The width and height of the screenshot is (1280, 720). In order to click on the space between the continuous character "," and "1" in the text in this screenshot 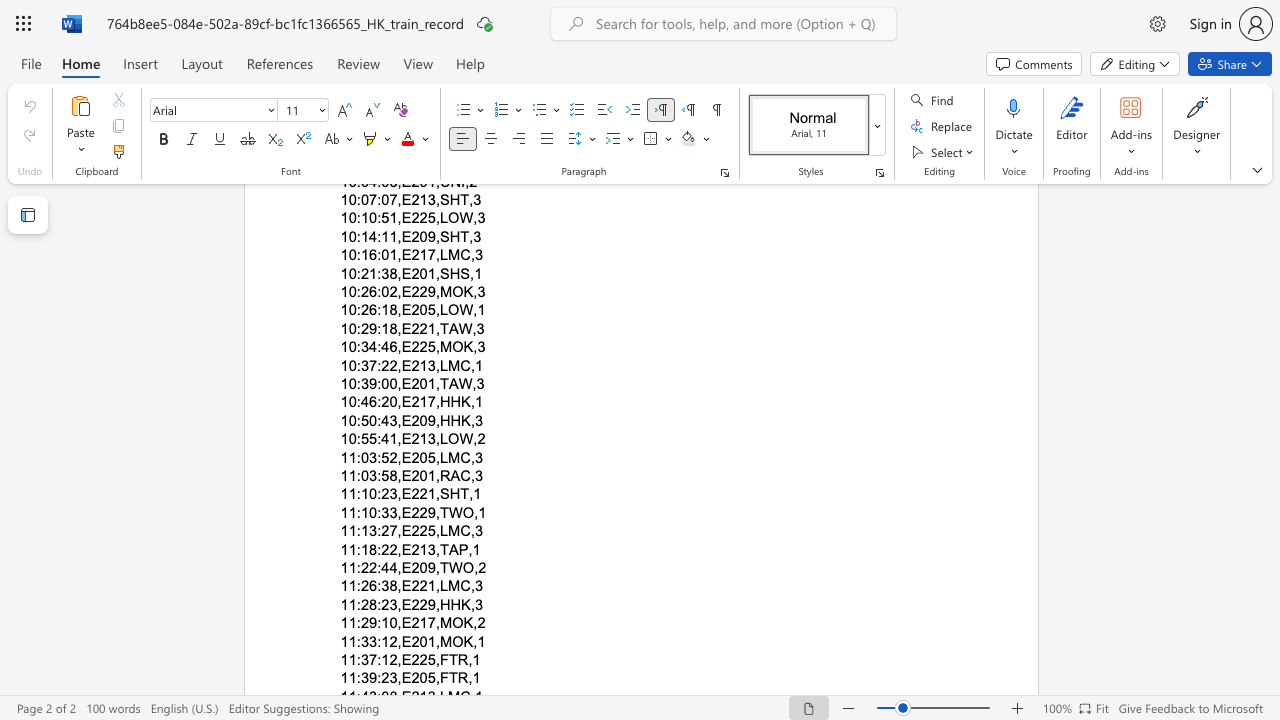, I will do `click(472, 660)`.